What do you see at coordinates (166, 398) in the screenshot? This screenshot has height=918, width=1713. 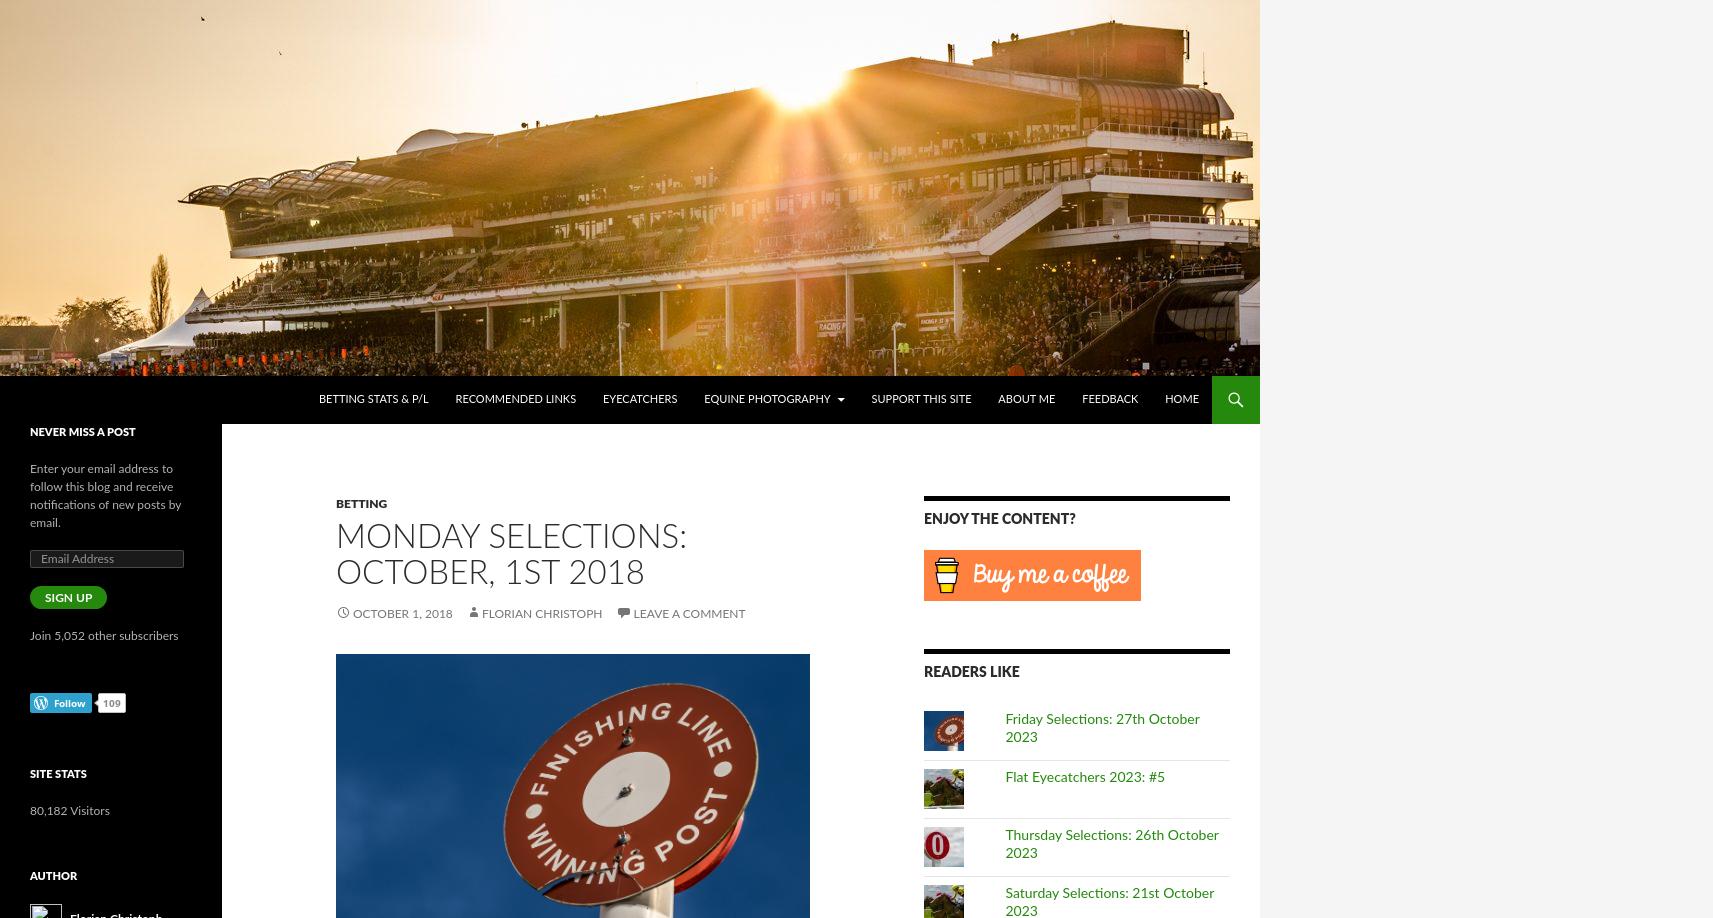 I see `'Horseracing – International . COM'` at bounding box center [166, 398].